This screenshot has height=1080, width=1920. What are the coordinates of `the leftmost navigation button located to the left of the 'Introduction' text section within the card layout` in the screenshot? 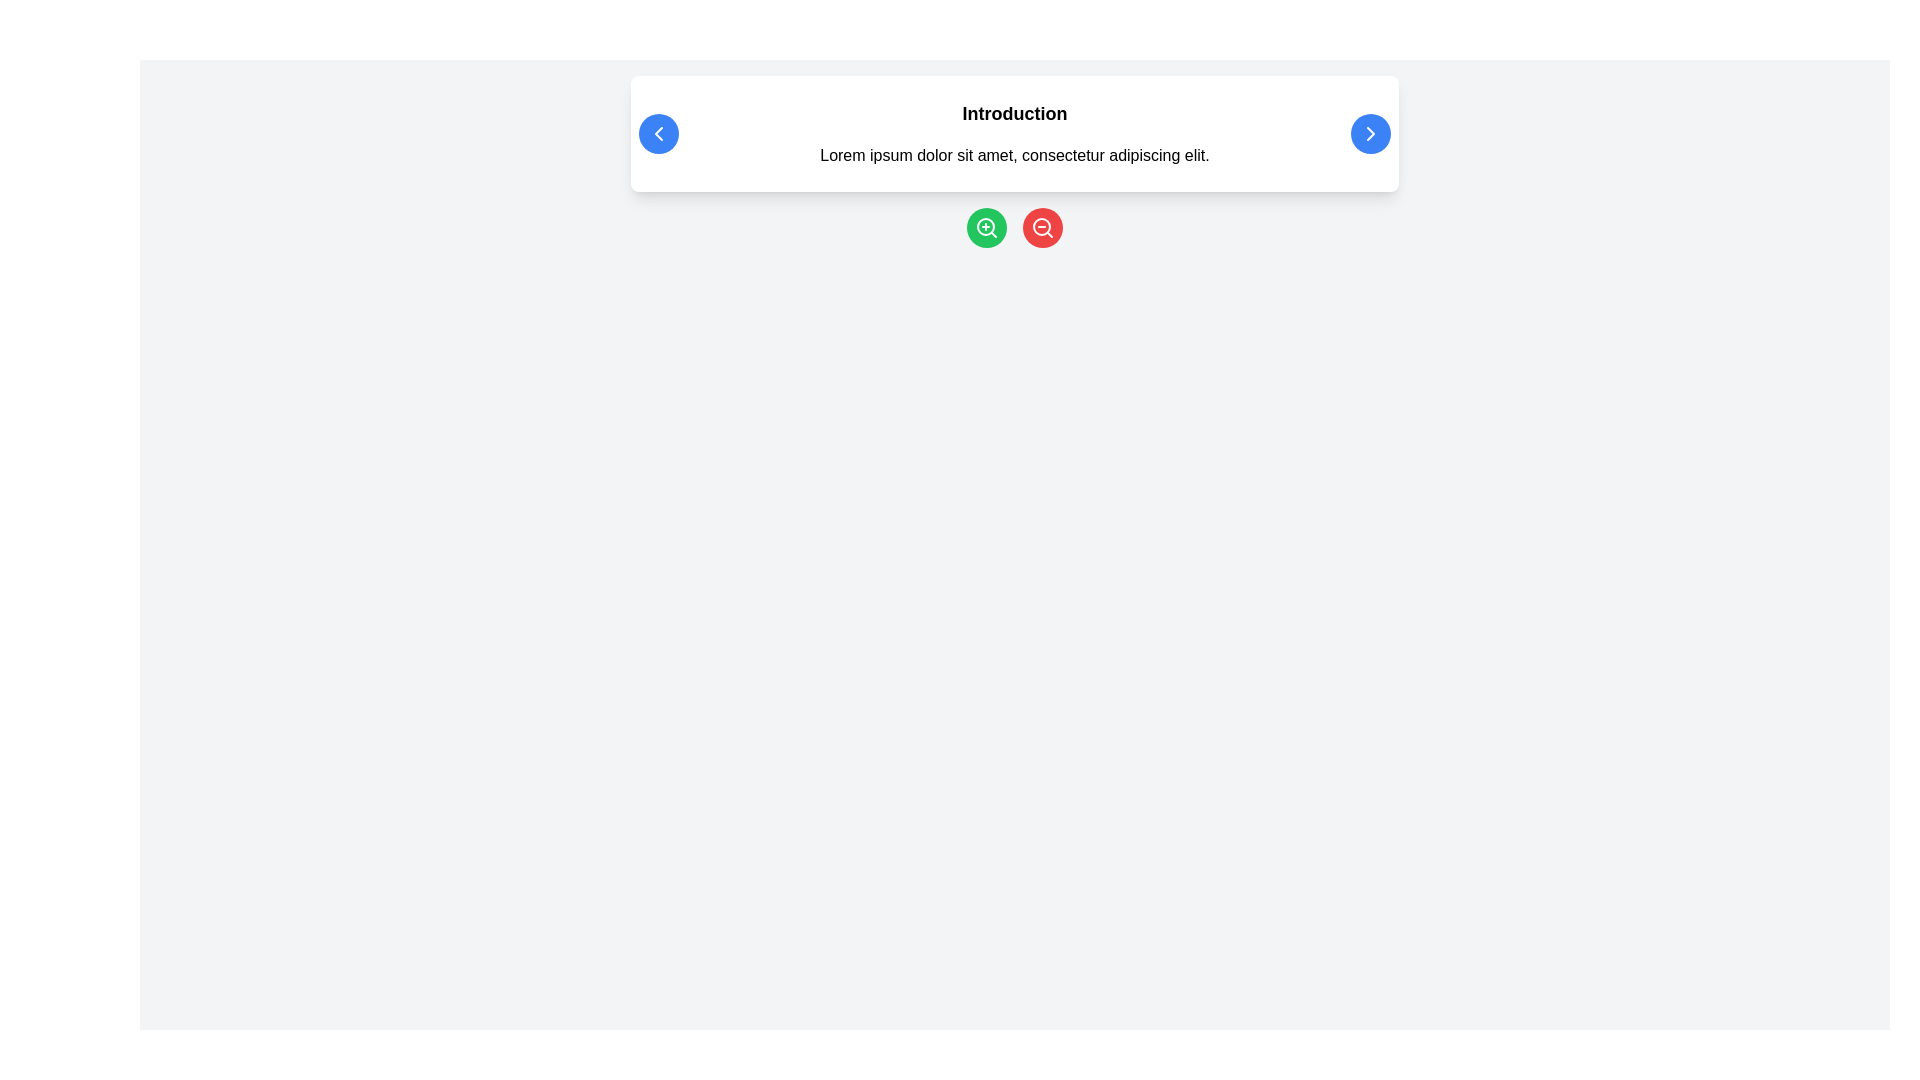 It's located at (658, 134).